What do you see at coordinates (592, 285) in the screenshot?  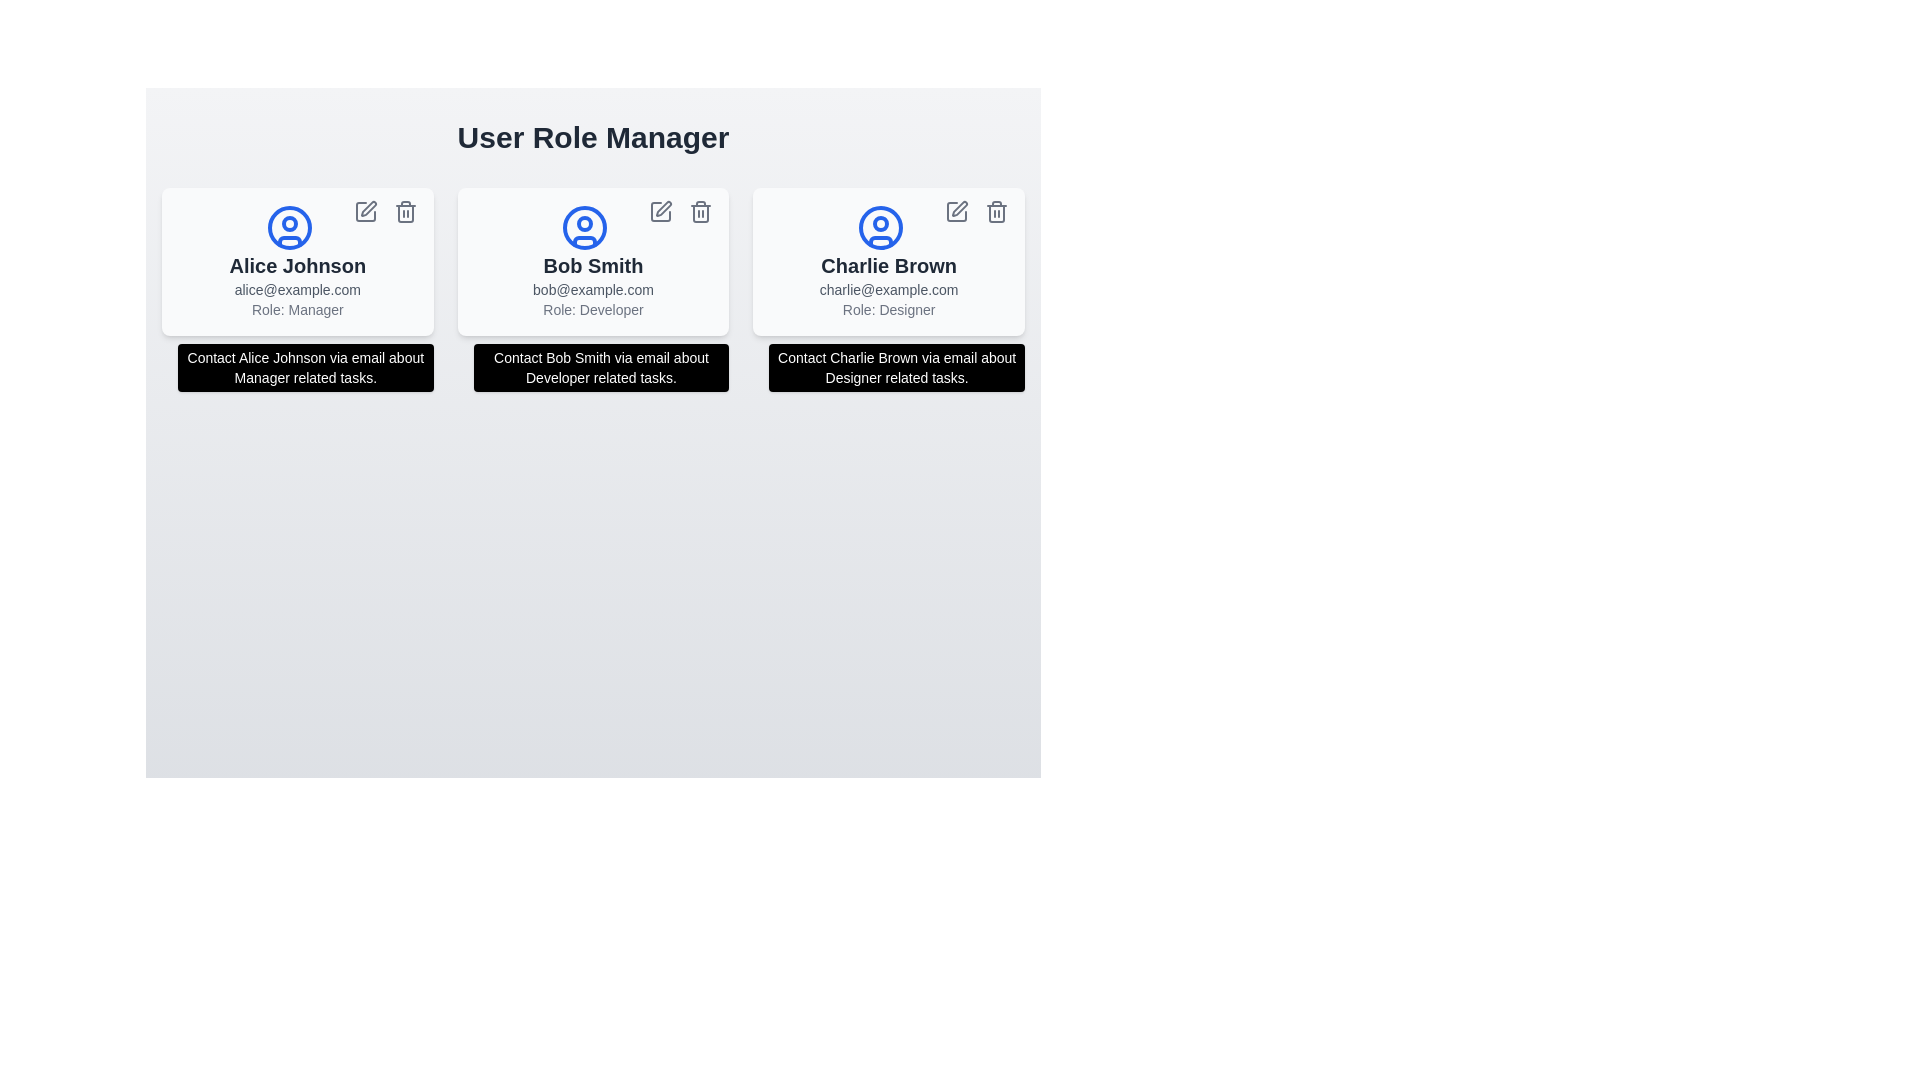 I see `the displayed information in the Text Display element that shows 'Bob Smith', 'bob@example.com', and 'Role: Developer'` at bounding box center [592, 285].